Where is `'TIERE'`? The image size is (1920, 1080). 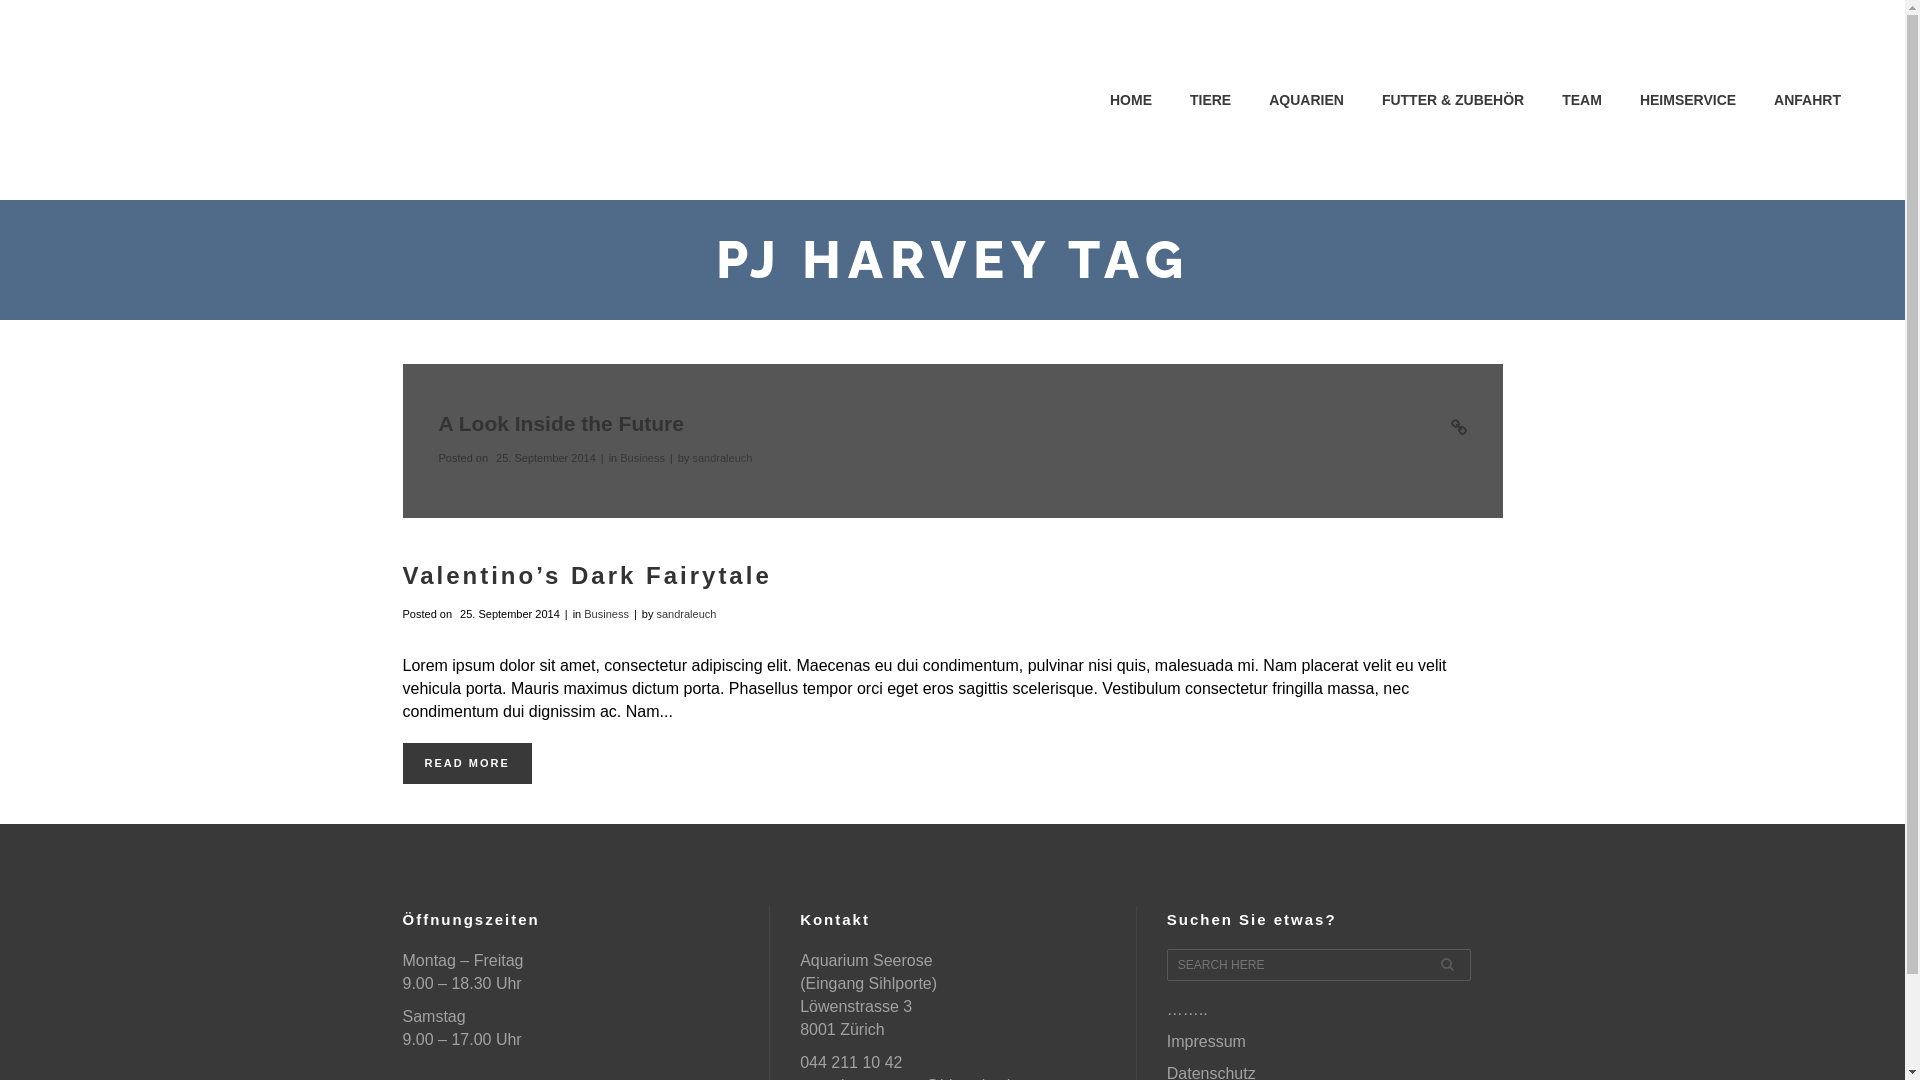 'TIERE' is located at coordinates (1209, 100).